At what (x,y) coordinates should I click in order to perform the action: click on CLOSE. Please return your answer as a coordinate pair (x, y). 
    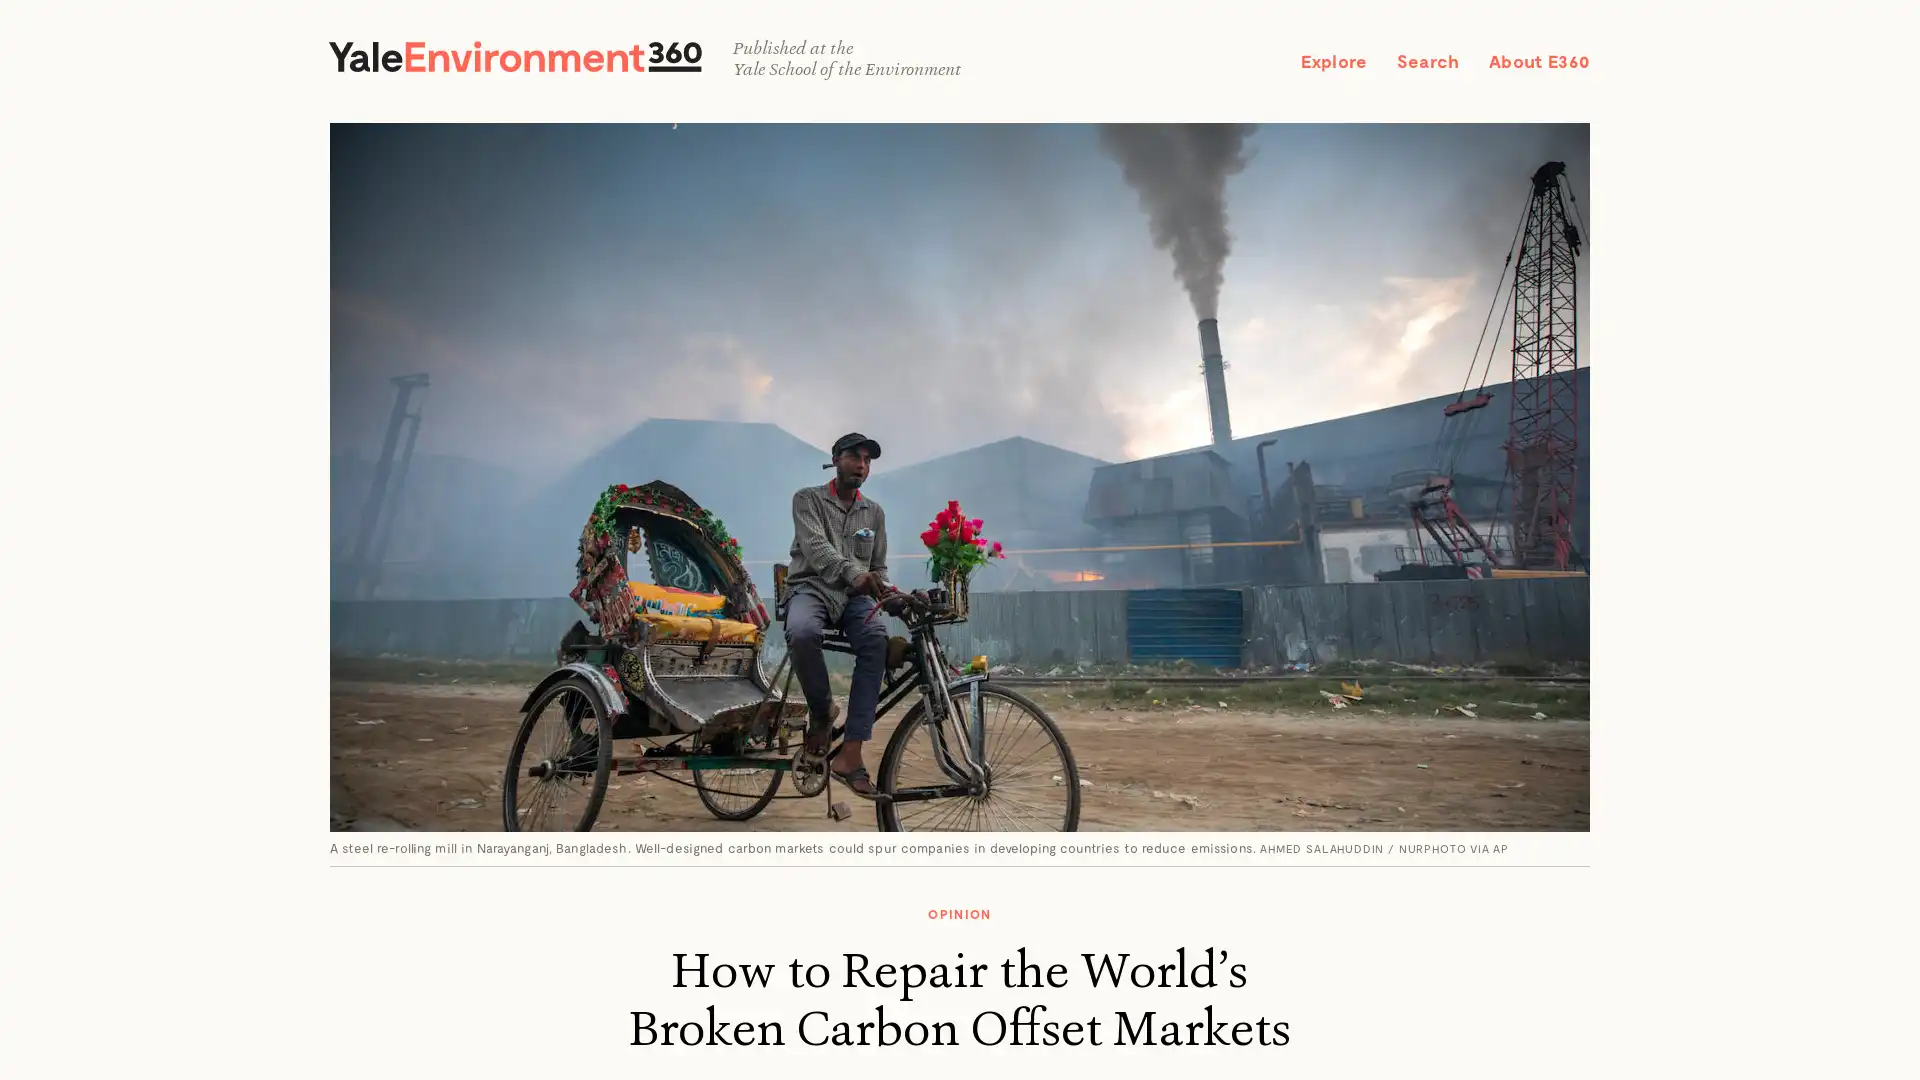
    Looking at the image, I should click on (1869, 49).